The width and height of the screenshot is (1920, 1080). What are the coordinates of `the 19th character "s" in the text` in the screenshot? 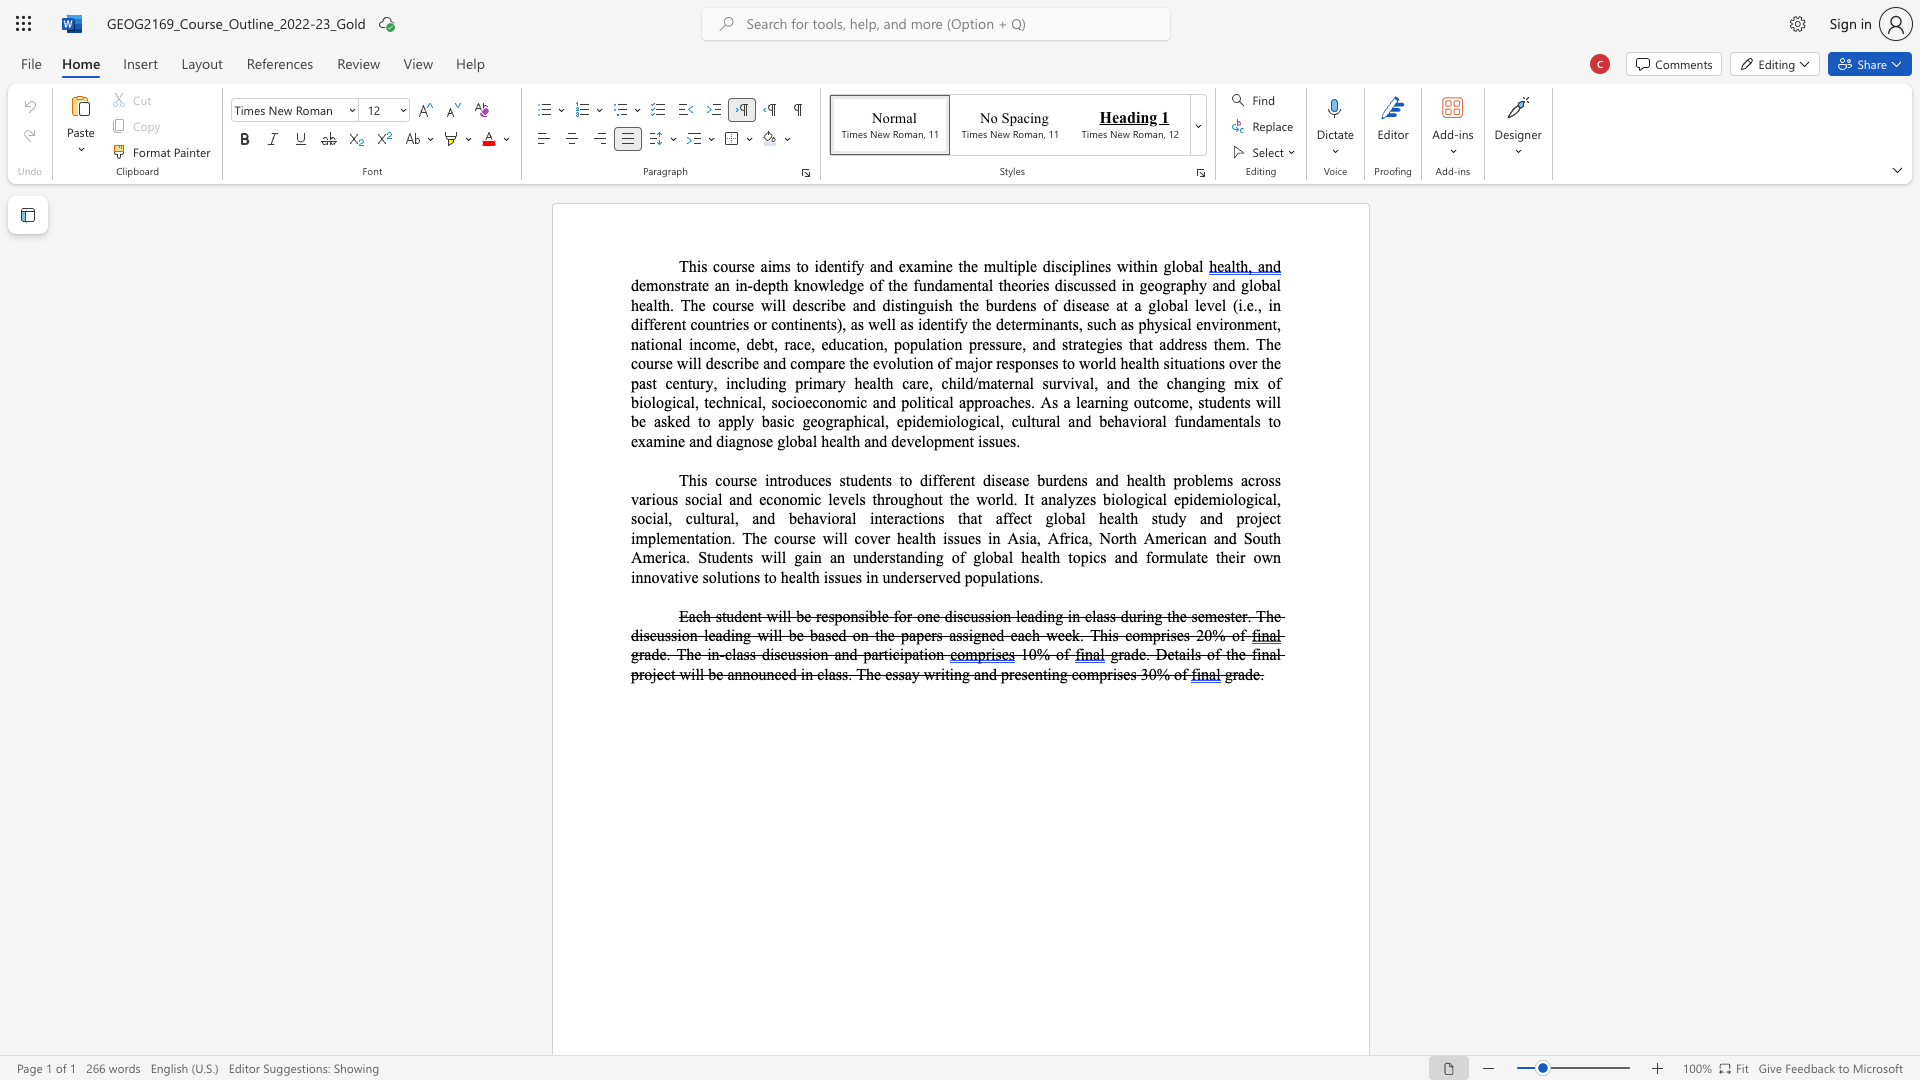 It's located at (805, 537).